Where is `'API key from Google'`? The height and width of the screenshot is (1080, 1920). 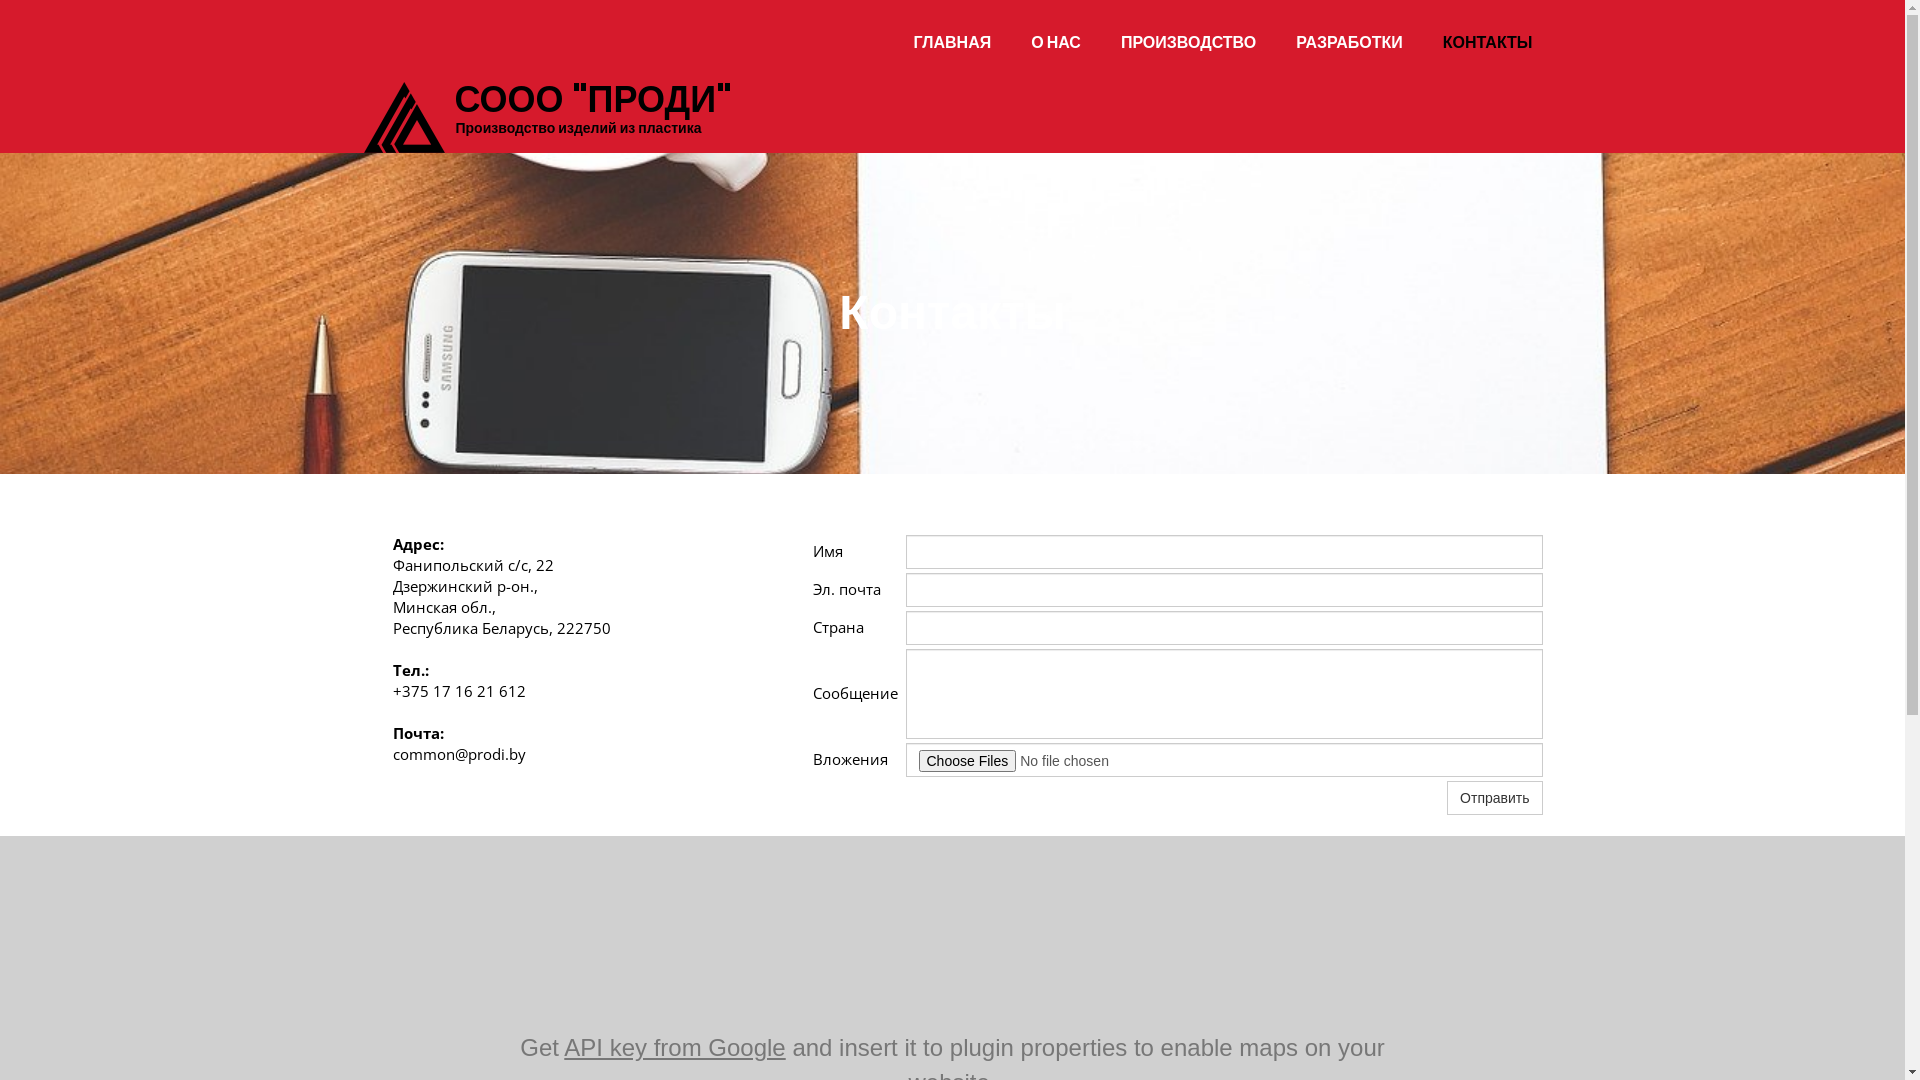 'API key from Google' is located at coordinates (563, 1046).